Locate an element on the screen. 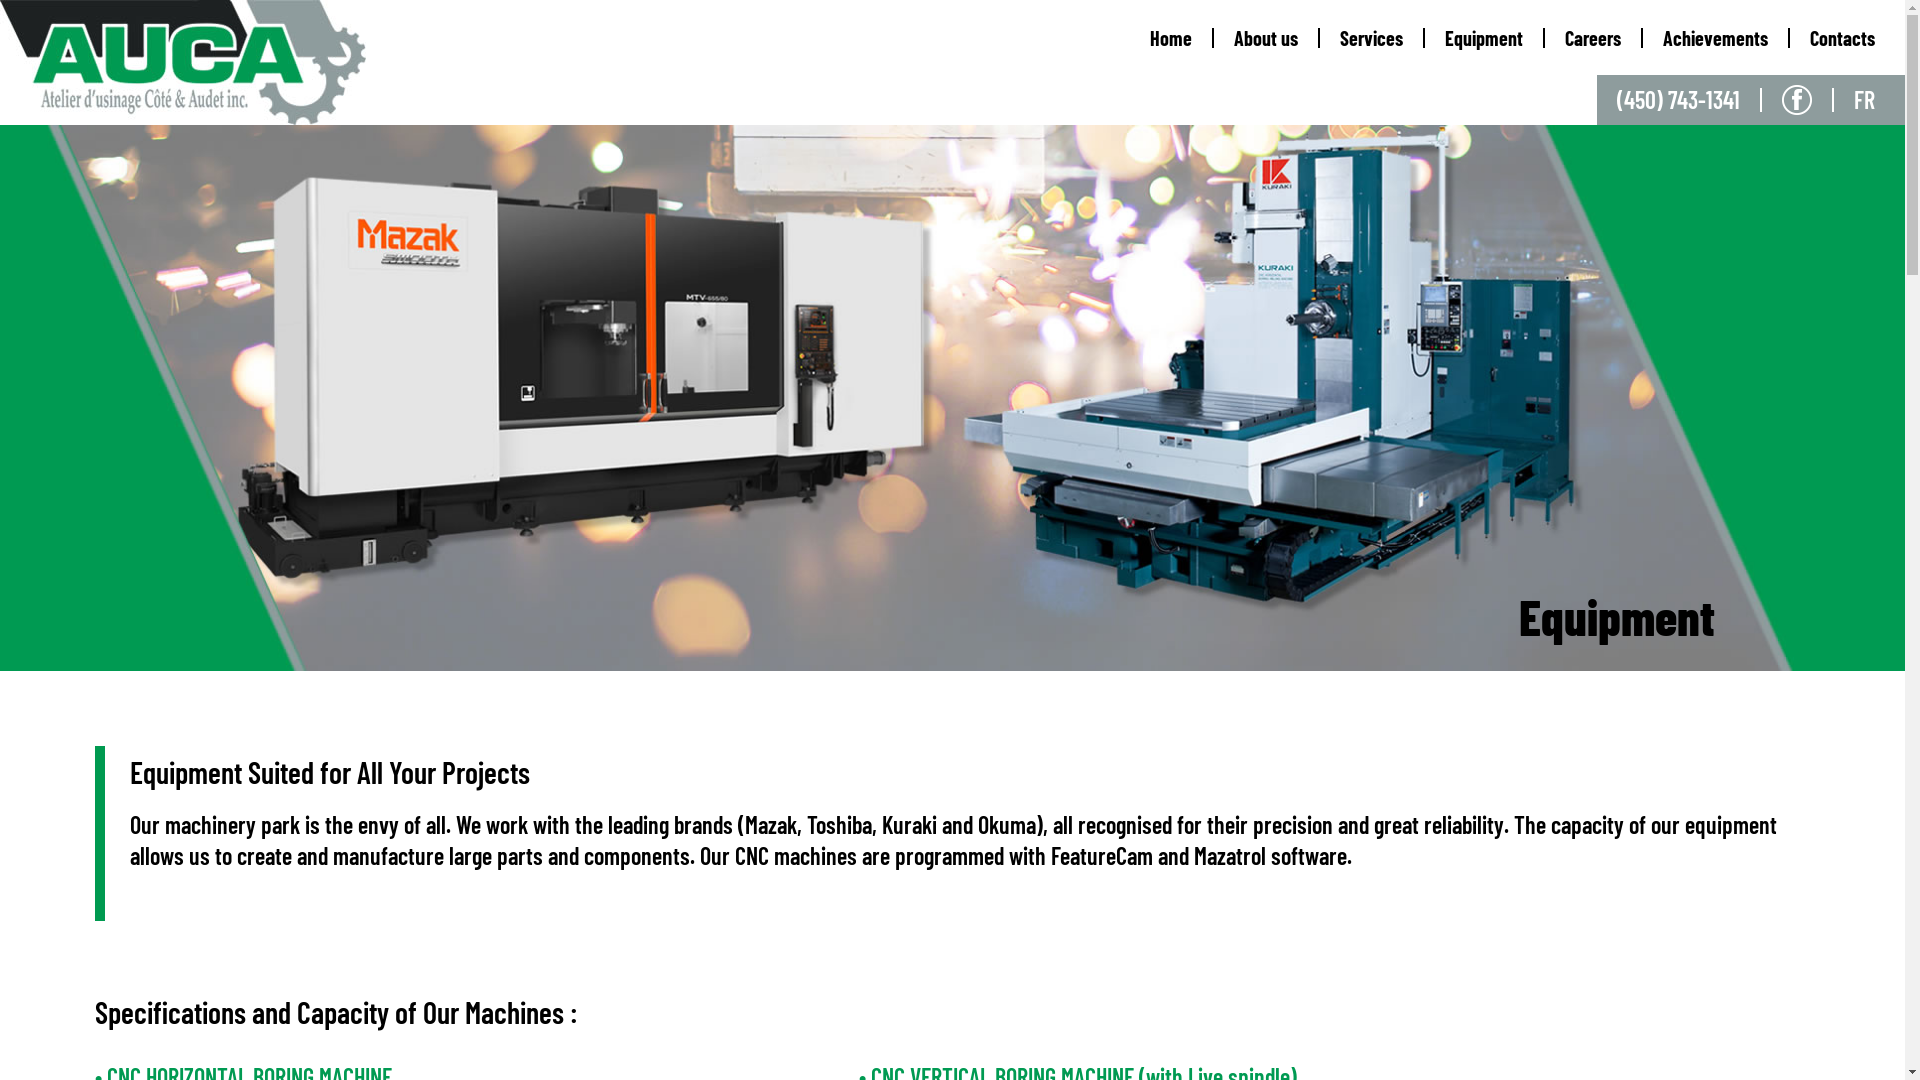  'Careers' is located at coordinates (1592, 38).